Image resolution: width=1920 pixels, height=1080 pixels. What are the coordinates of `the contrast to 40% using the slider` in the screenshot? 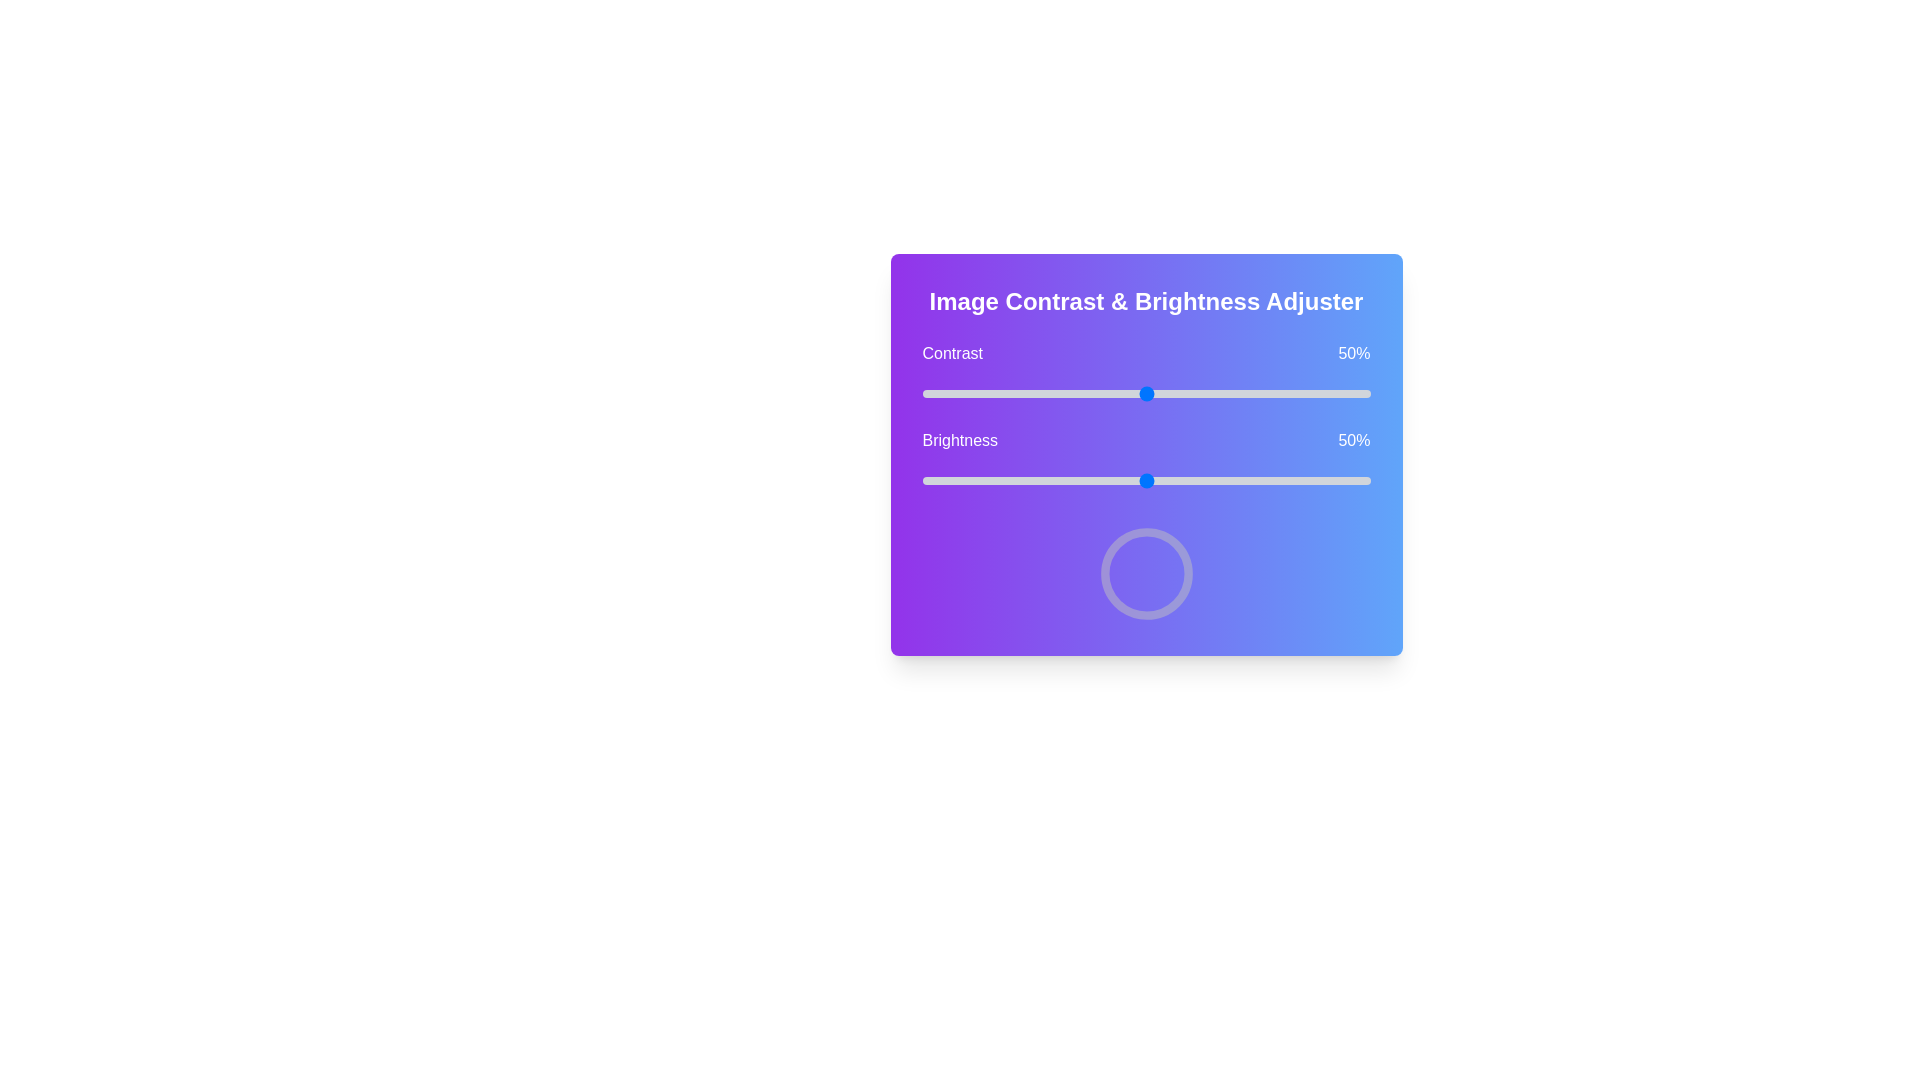 It's located at (1100, 393).